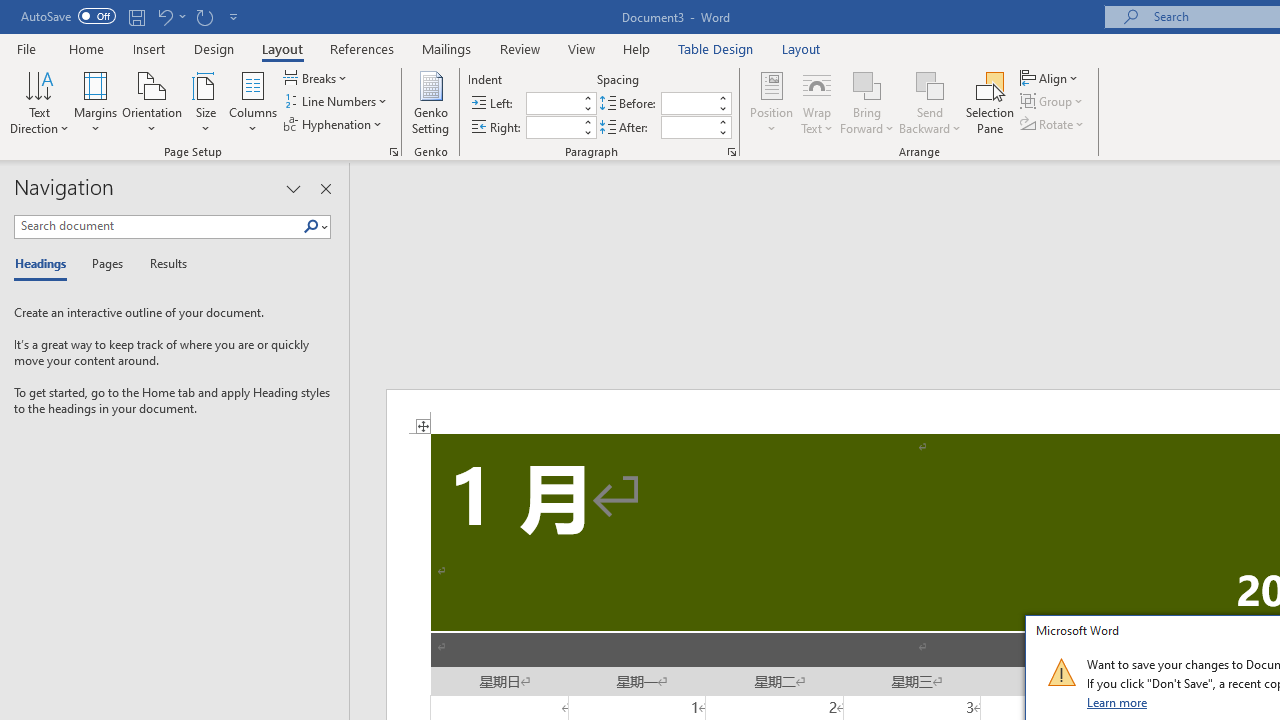 The image size is (1280, 720). I want to click on 'Text Direction', so click(39, 103).